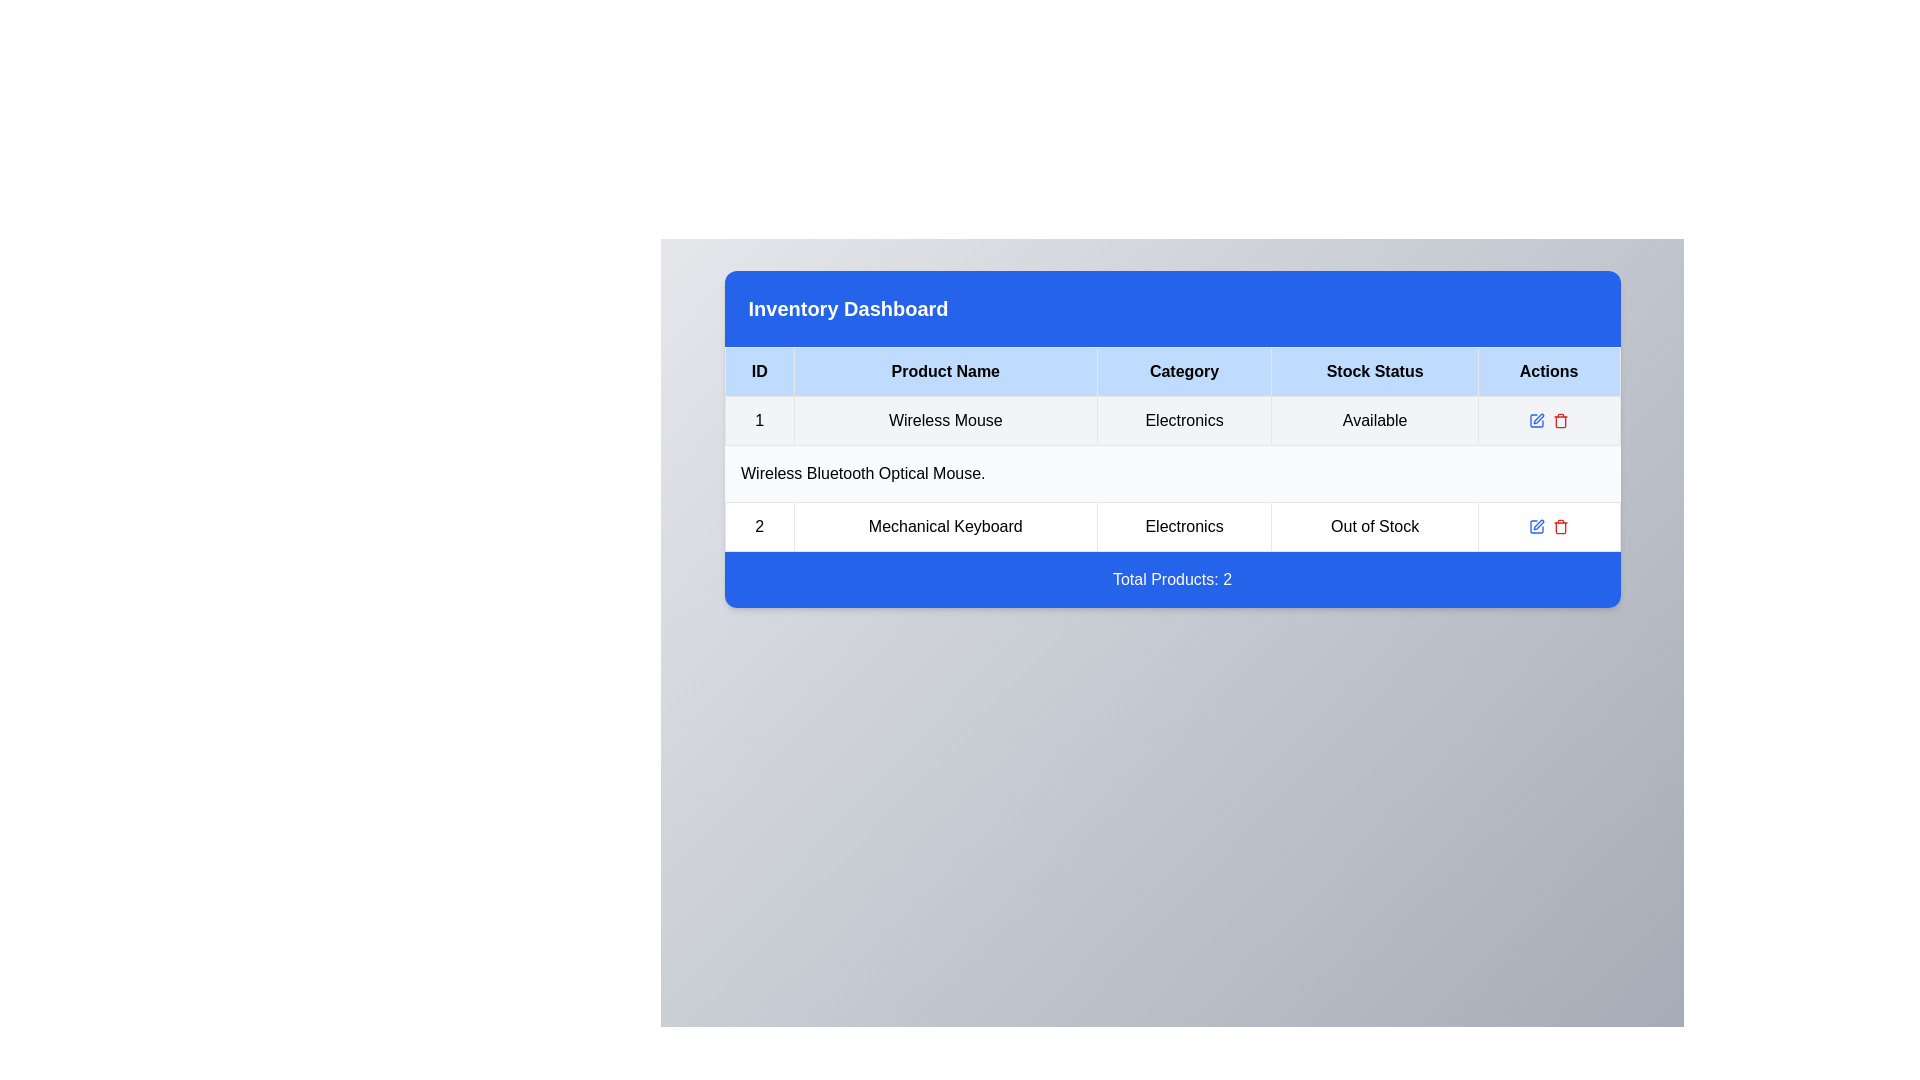 This screenshot has width=1920, height=1080. I want to click on the graphical icon in the 'Actions' column of the table row for the 'Mechanical Keyboard' product, which resembles a partial square with a missing portion, so click(1536, 526).